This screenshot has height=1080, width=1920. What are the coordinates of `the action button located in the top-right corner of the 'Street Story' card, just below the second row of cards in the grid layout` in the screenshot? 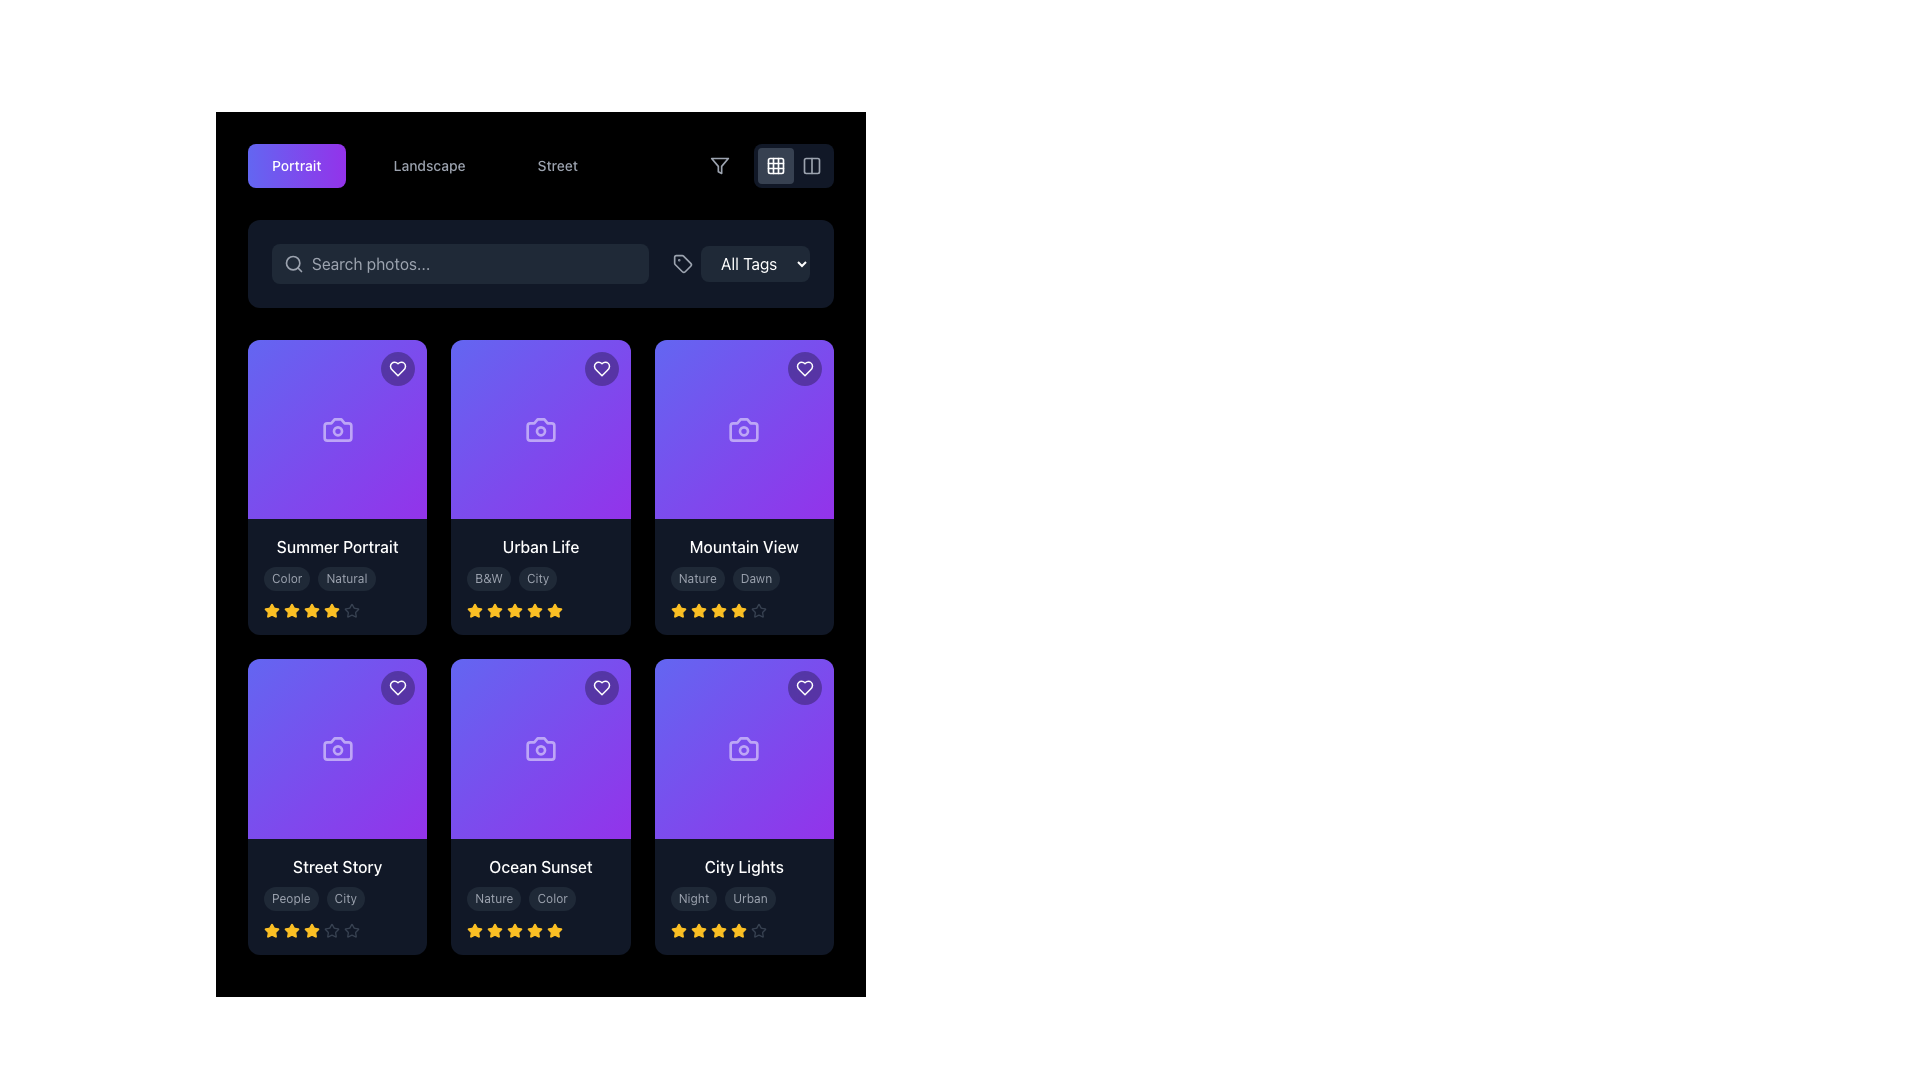 It's located at (398, 687).